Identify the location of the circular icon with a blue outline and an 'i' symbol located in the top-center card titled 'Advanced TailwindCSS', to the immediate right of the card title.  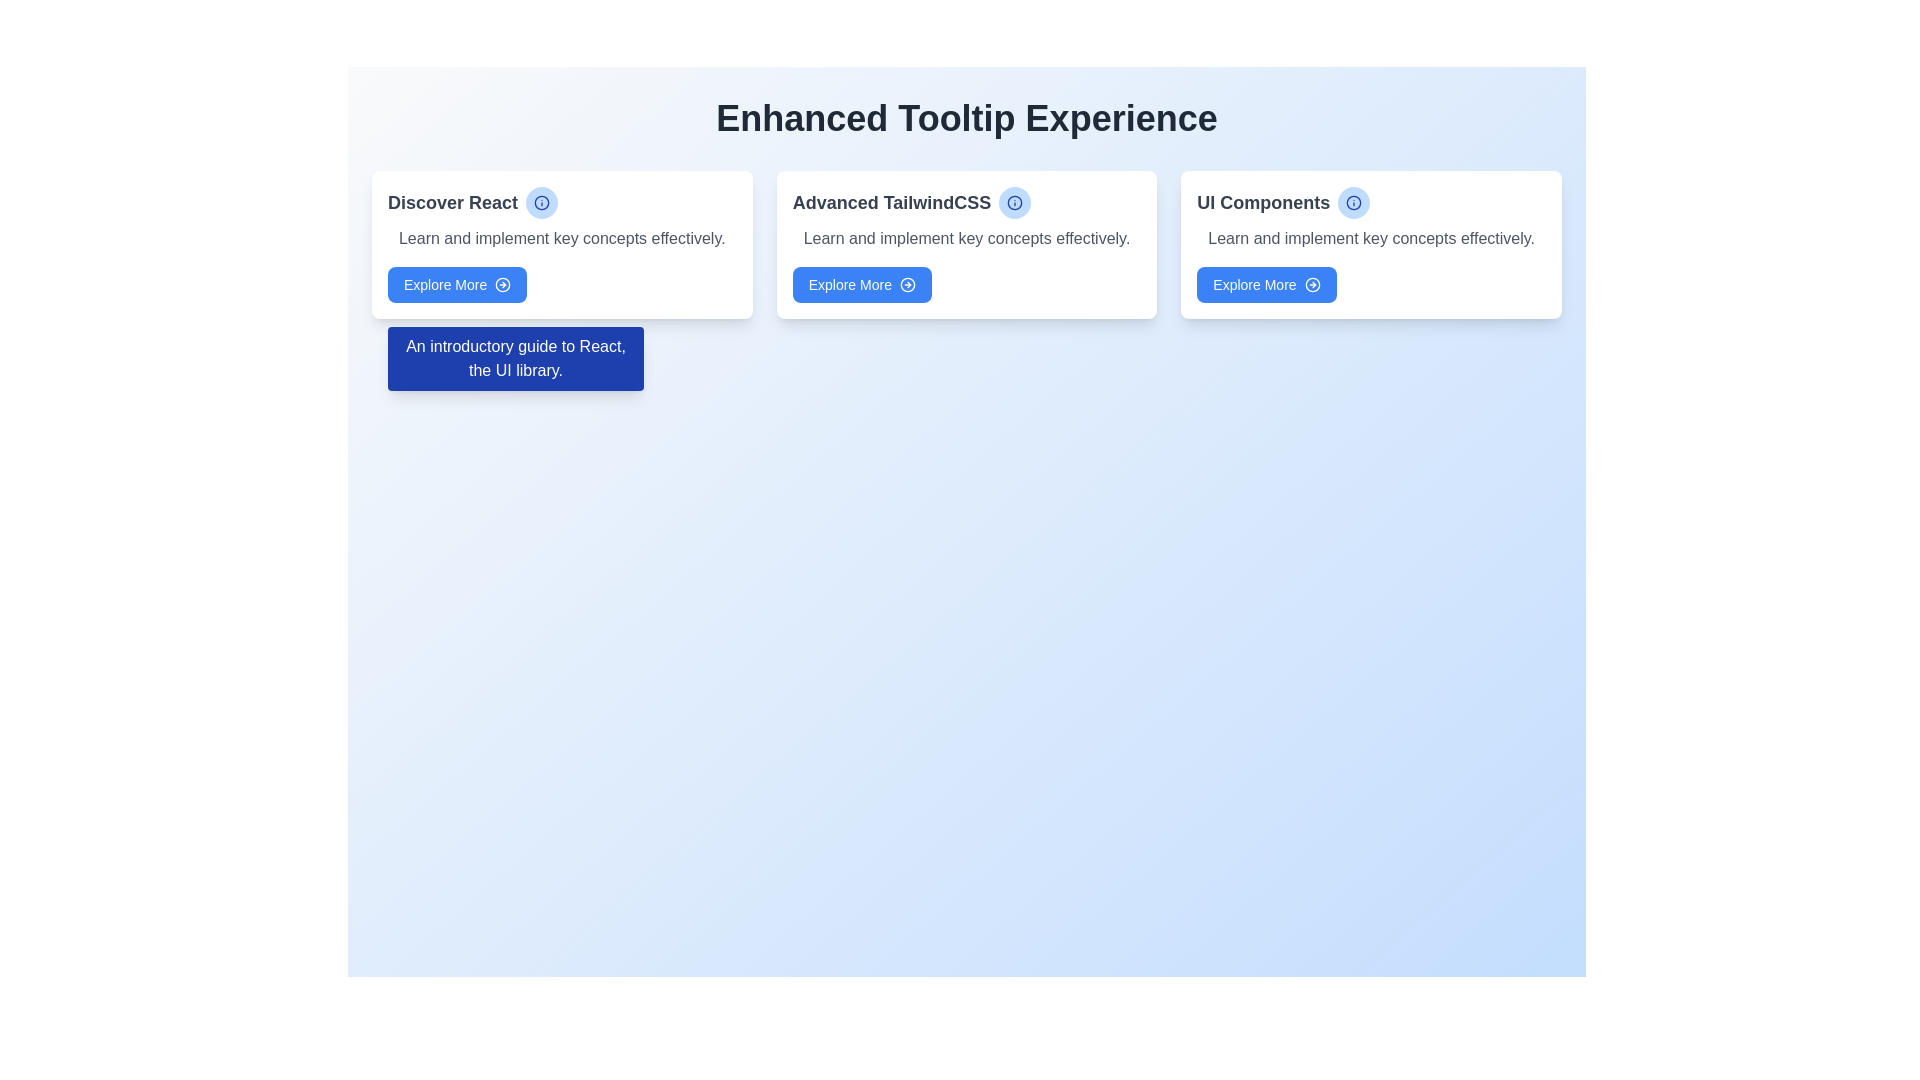
(1015, 203).